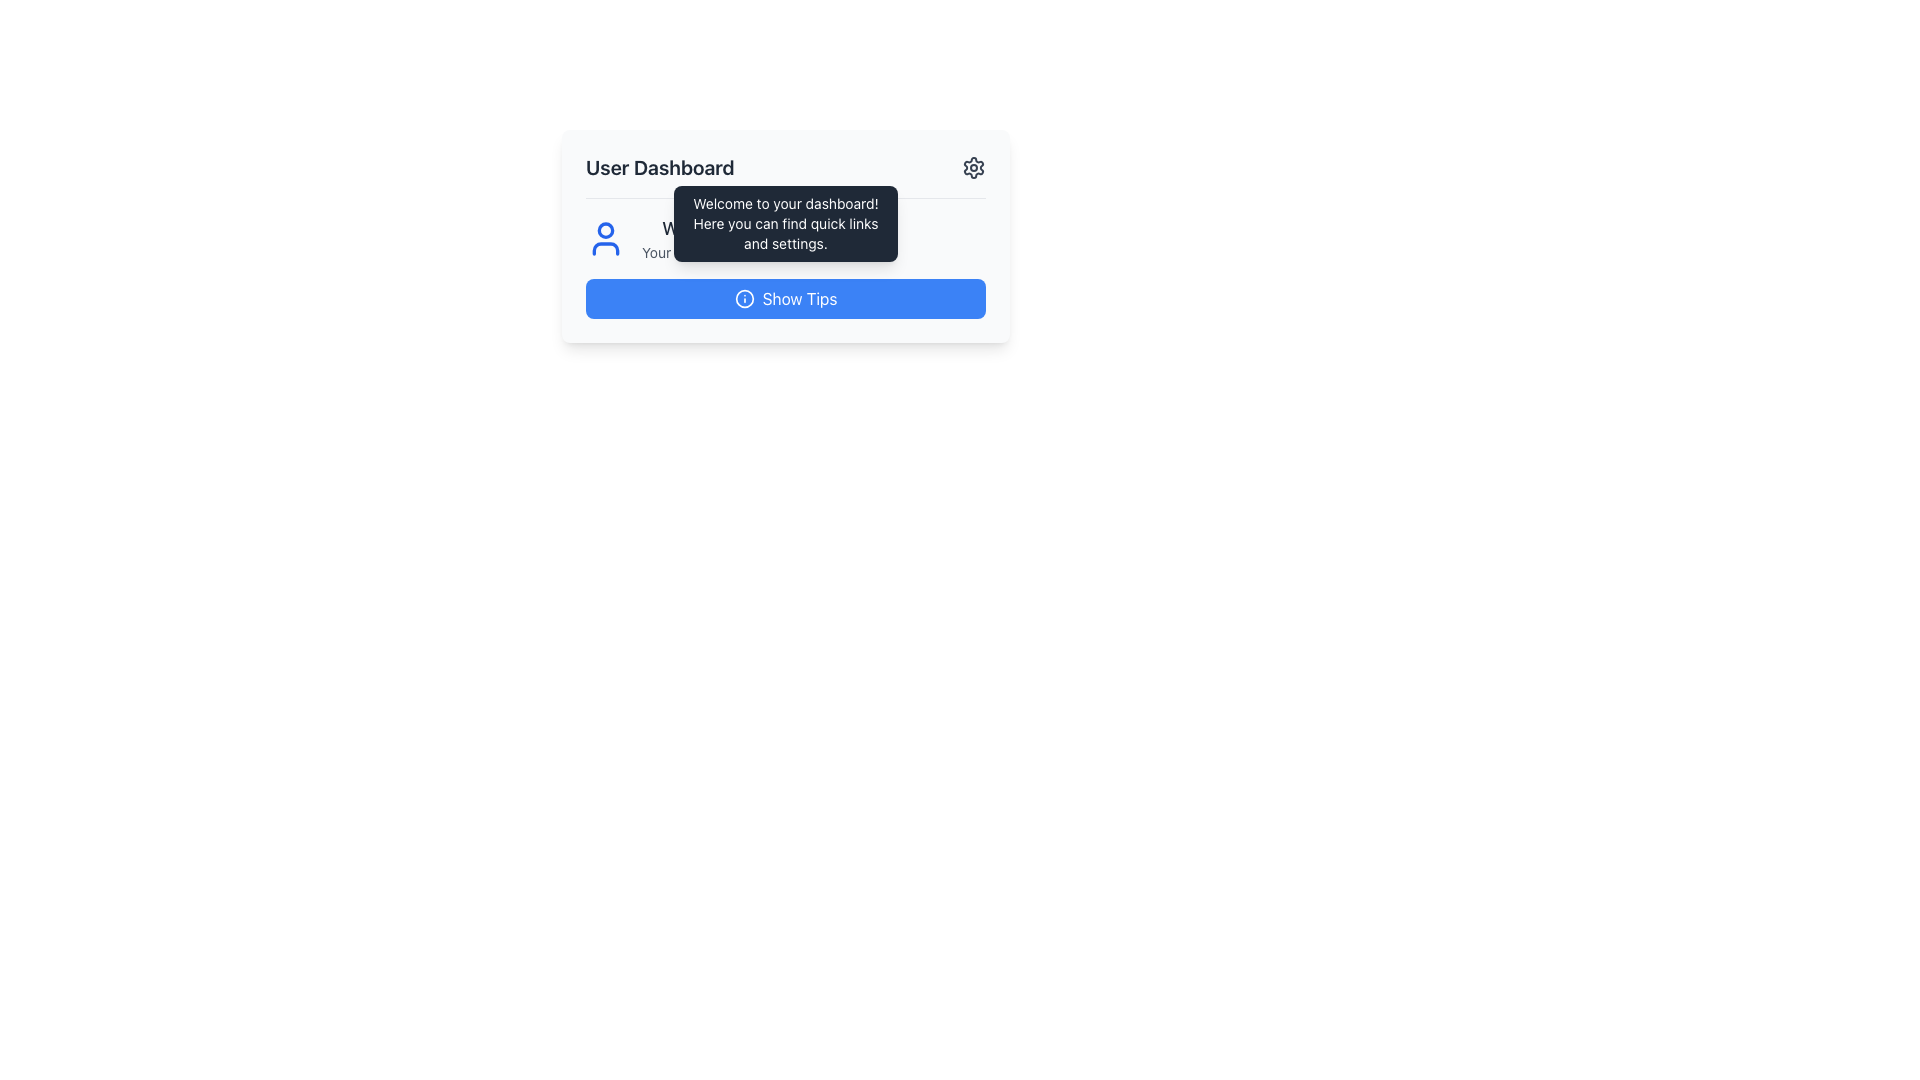 This screenshot has height=1080, width=1920. Describe the element at coordinates (785, 223) in the screenshot. I see `the Tooltip or notification box that provides a brief welcoming message or instructional information regarding the dashboard's features` at that location.